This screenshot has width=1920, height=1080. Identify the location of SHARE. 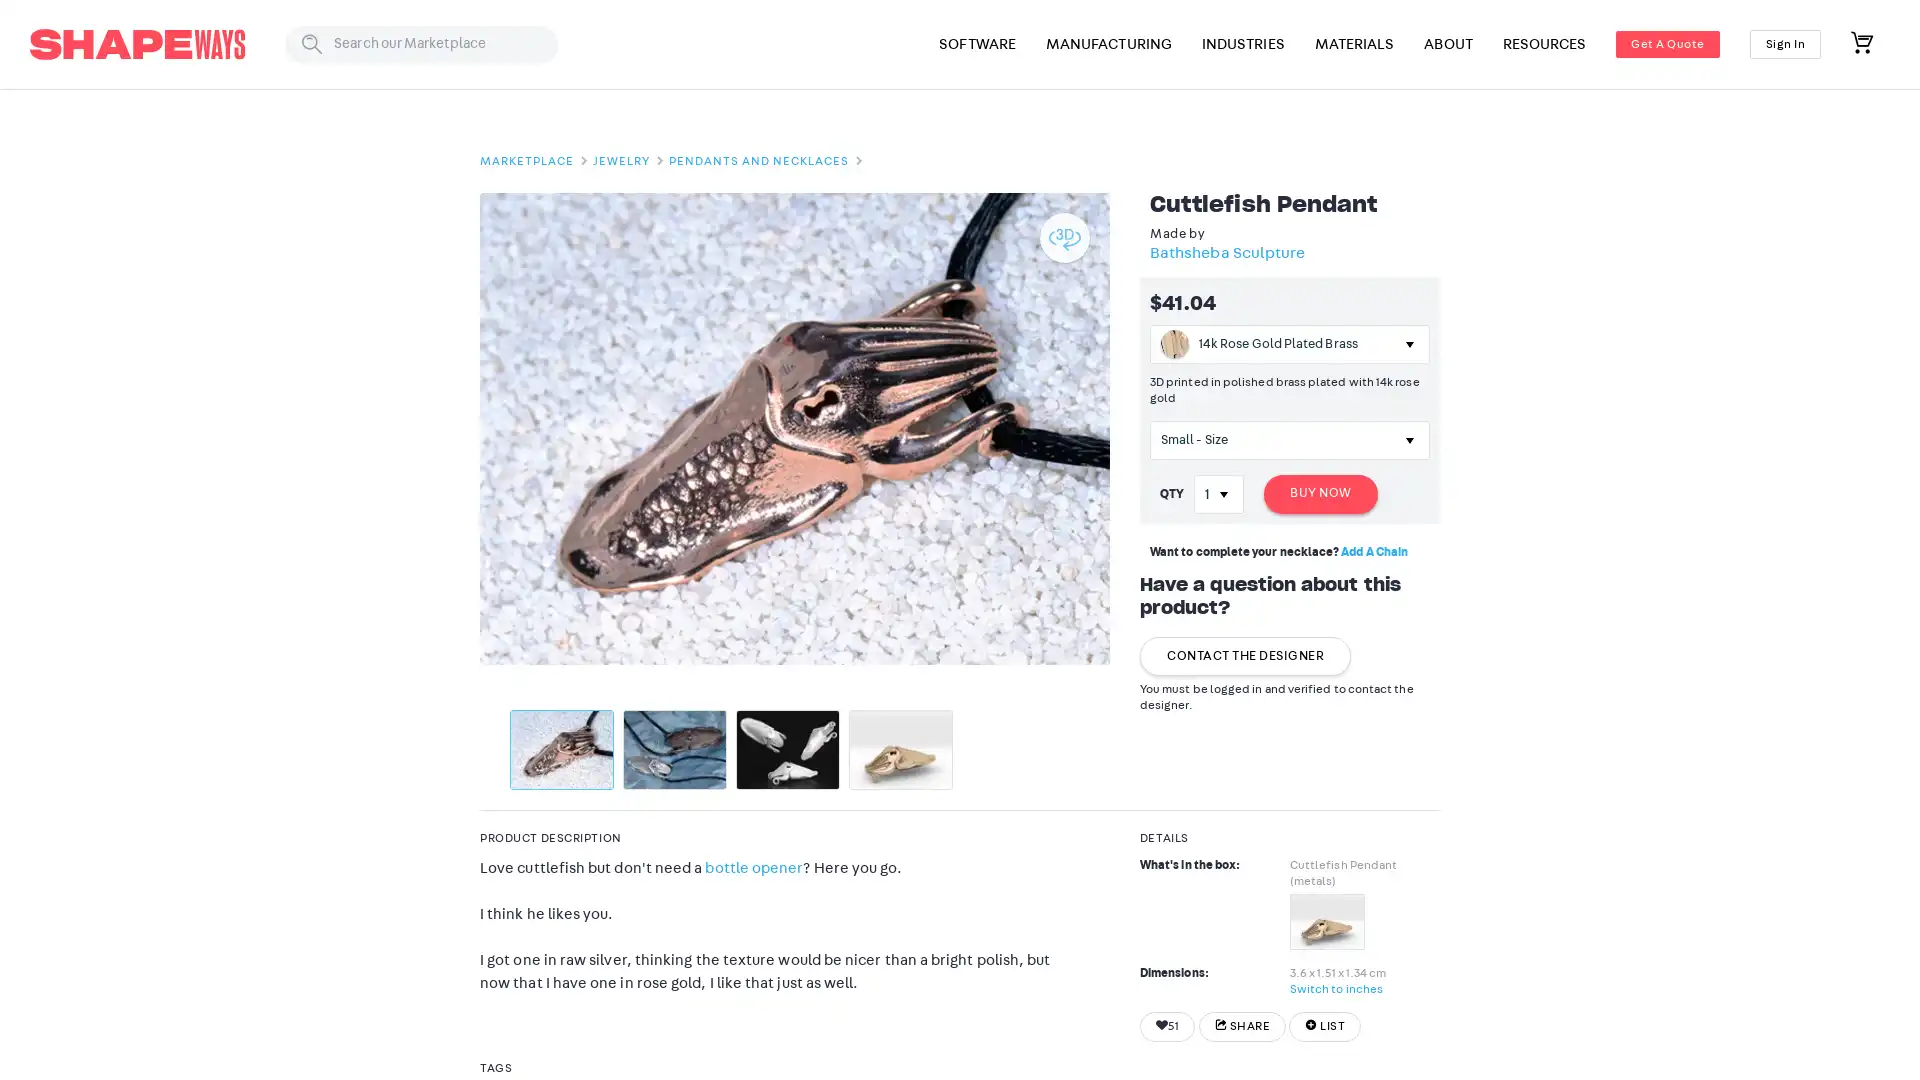
(1241, 1026).